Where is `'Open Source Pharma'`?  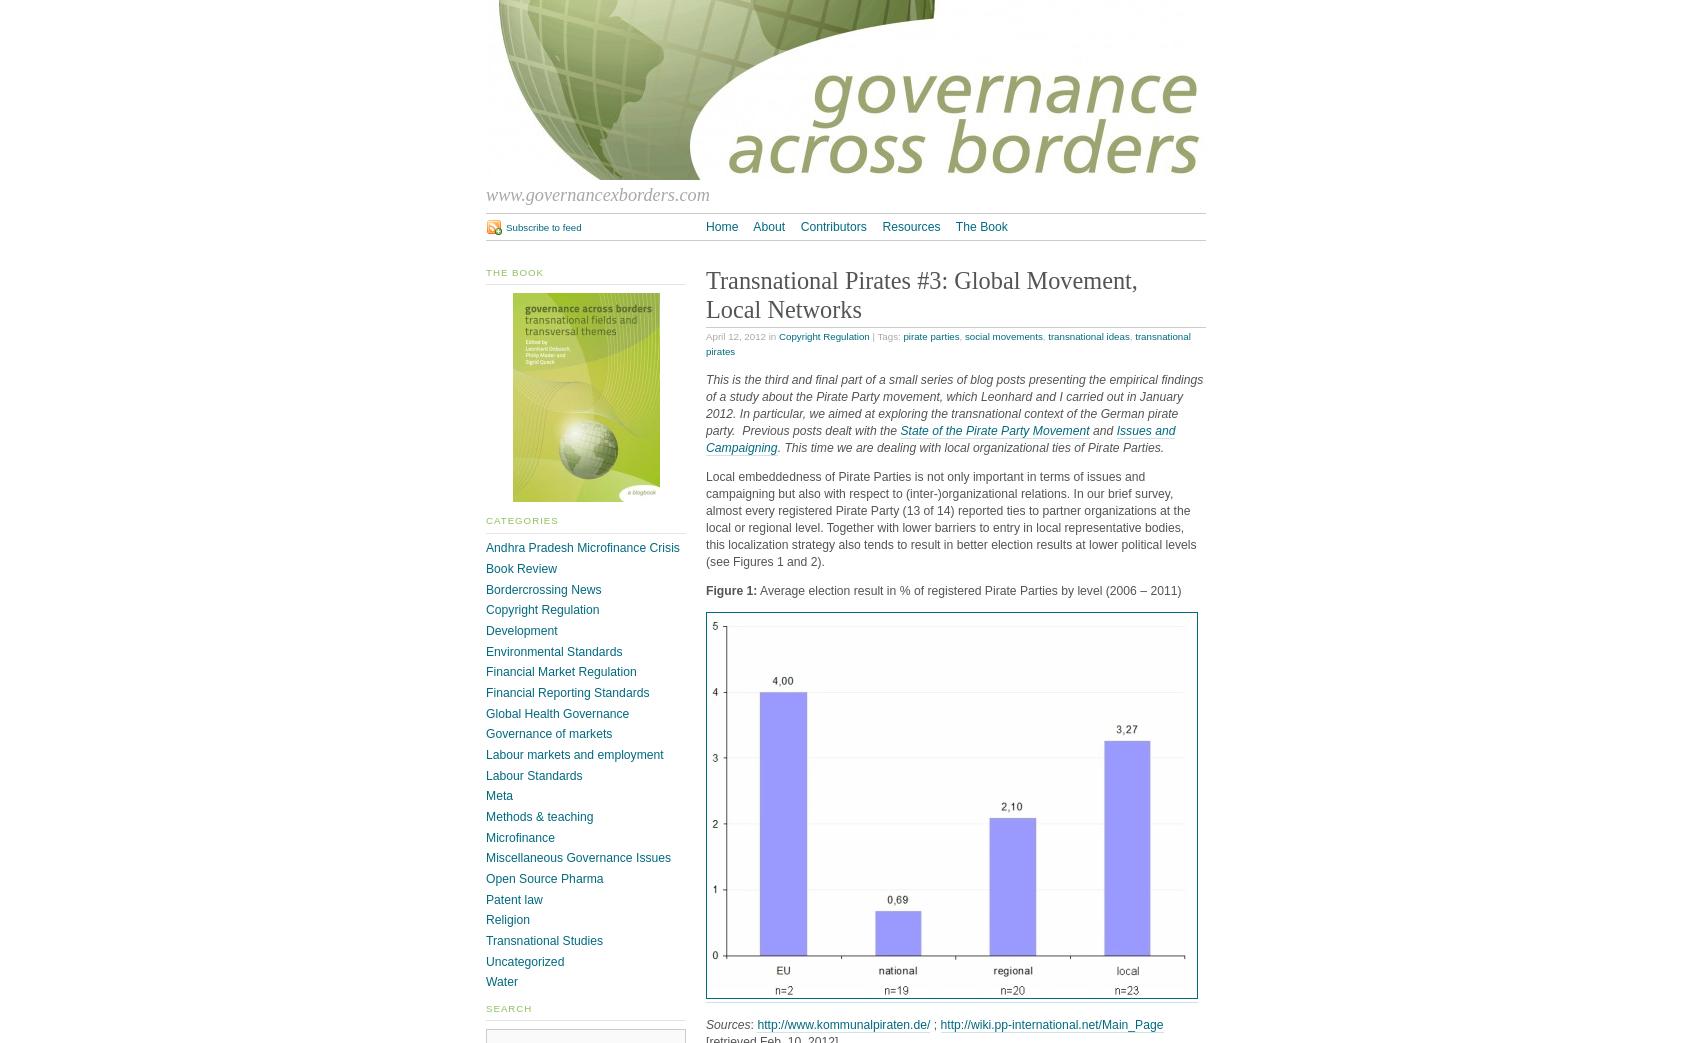 'Open Source Pharma' is located at coordinates (544, 877).